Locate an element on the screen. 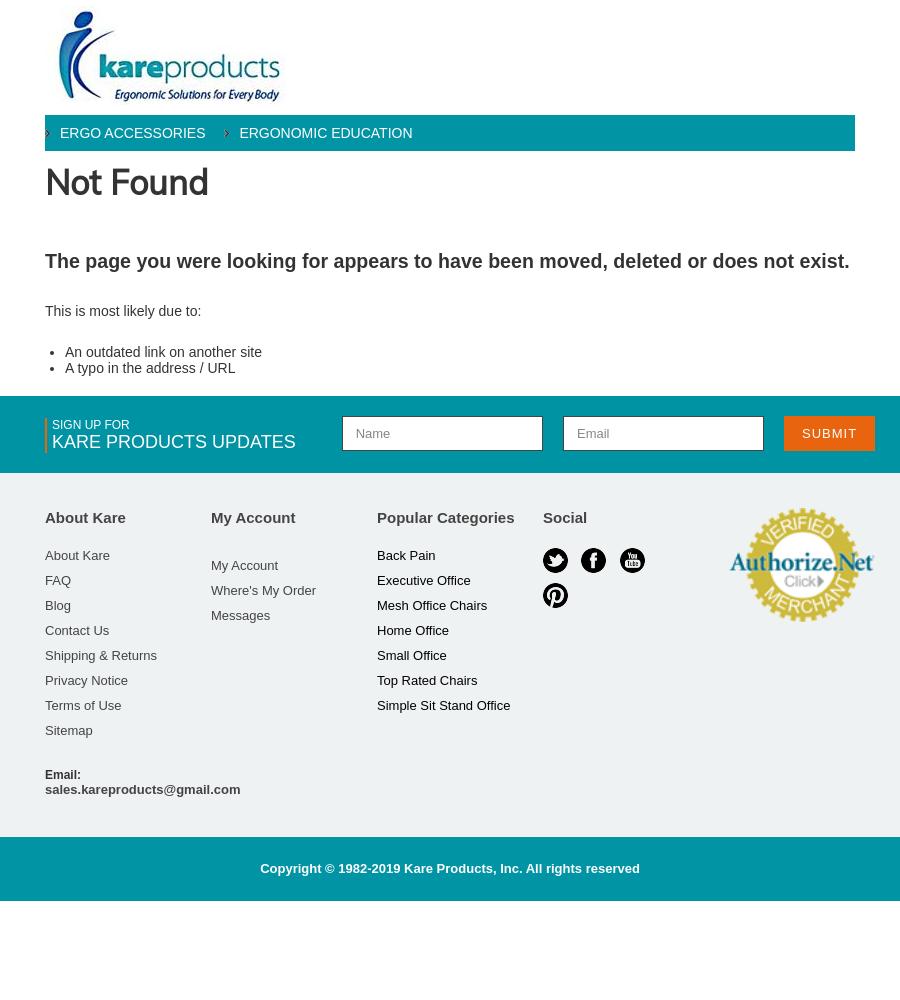 The image size is (900, 1000). 'Privacy Notice' is located at coordinates (85, 680).